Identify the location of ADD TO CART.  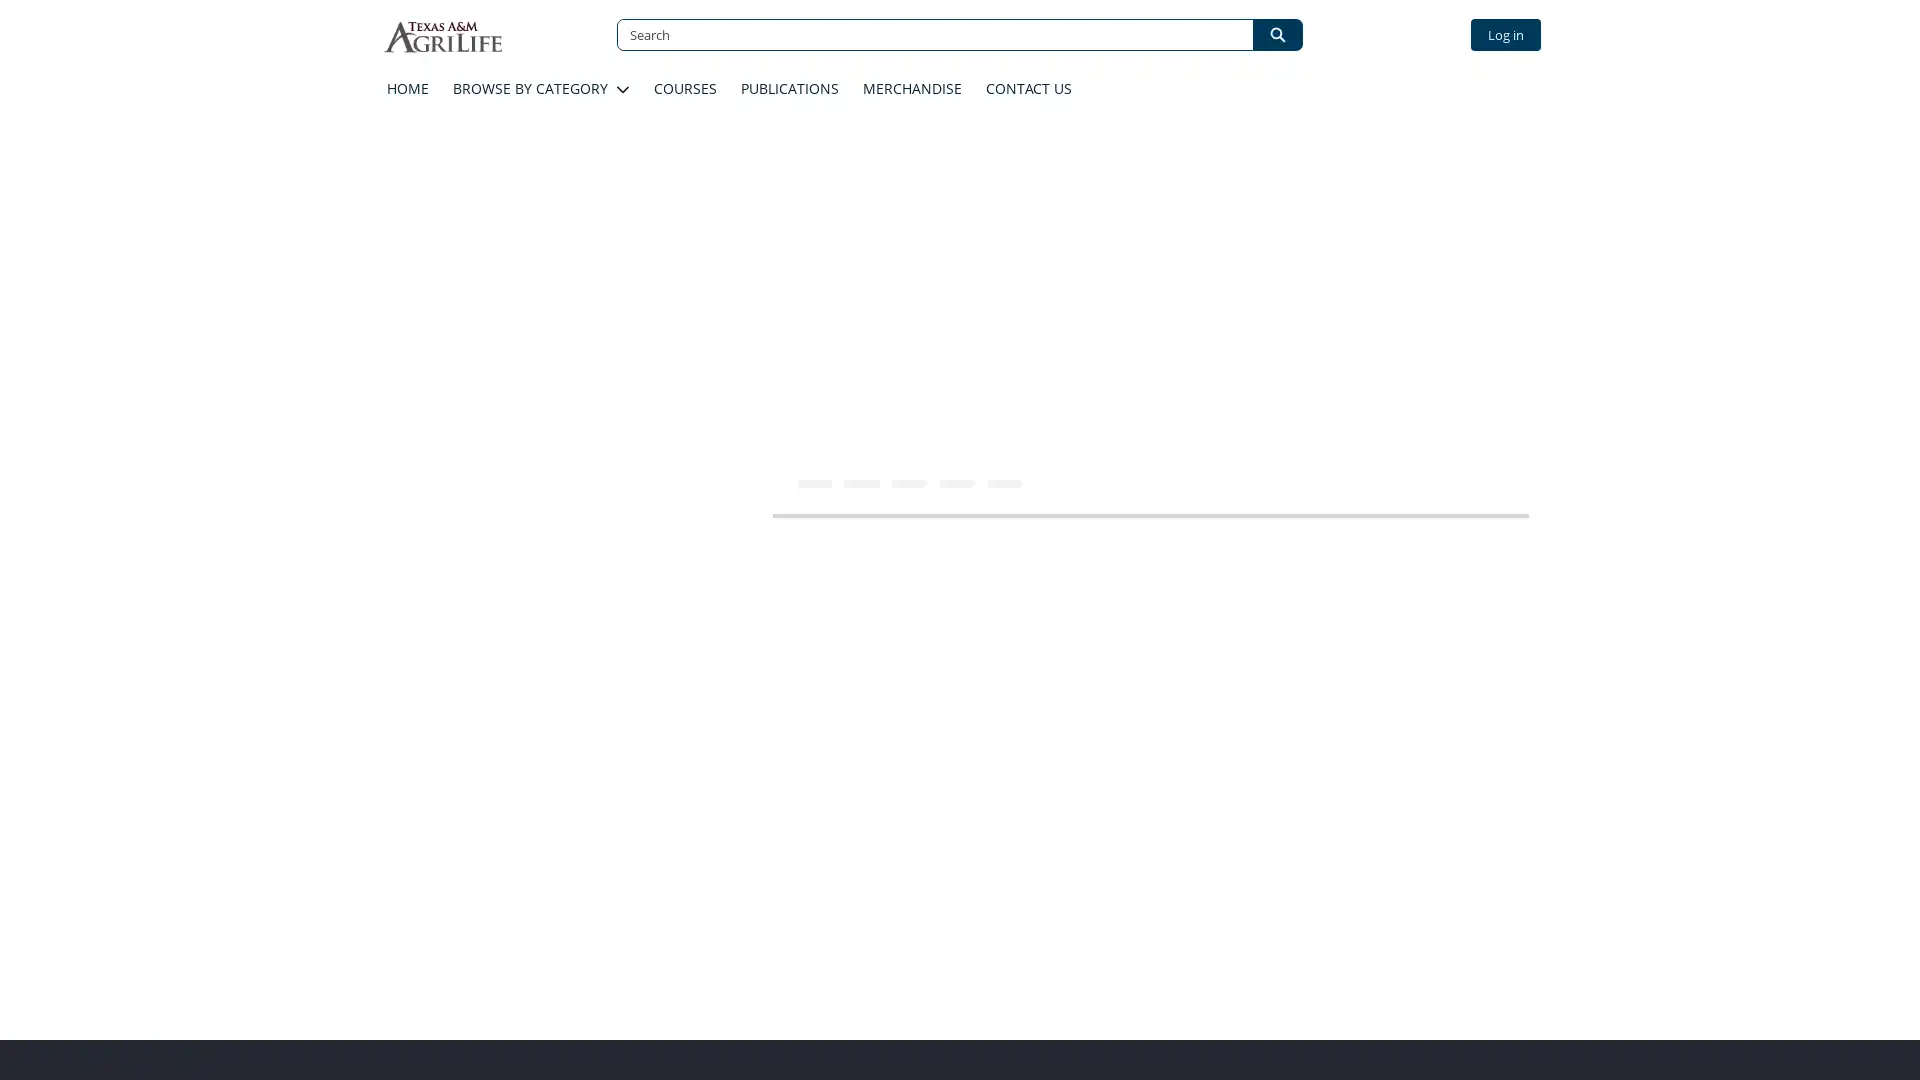
(1019, 459).